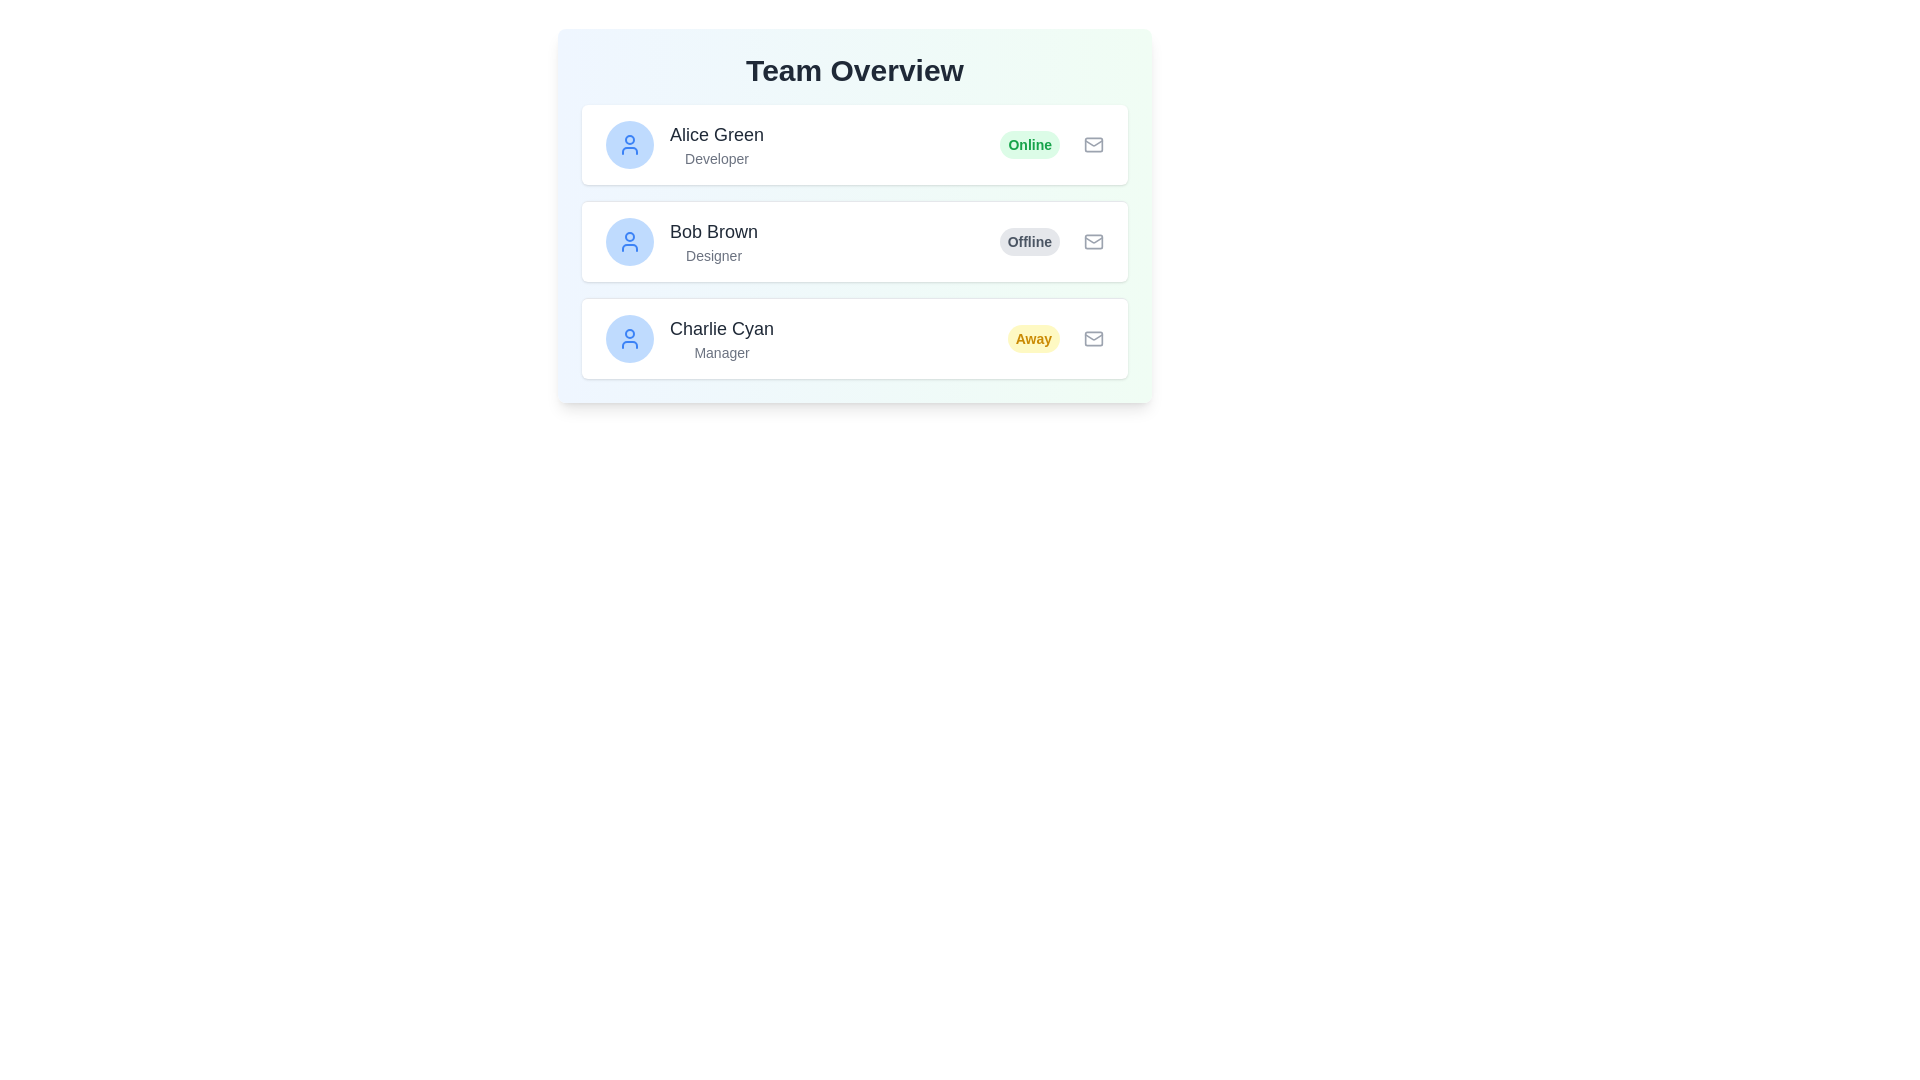 The width and height of the screenshot is (1920, 1080). What do you see at coordinates (1093, 335) in the screenshot?
I see `the top closure segment of the envelope icon, which is a decorative SVG element indicating email functionality, located near the text 'Offline'` at bounding box center [1093, 335].